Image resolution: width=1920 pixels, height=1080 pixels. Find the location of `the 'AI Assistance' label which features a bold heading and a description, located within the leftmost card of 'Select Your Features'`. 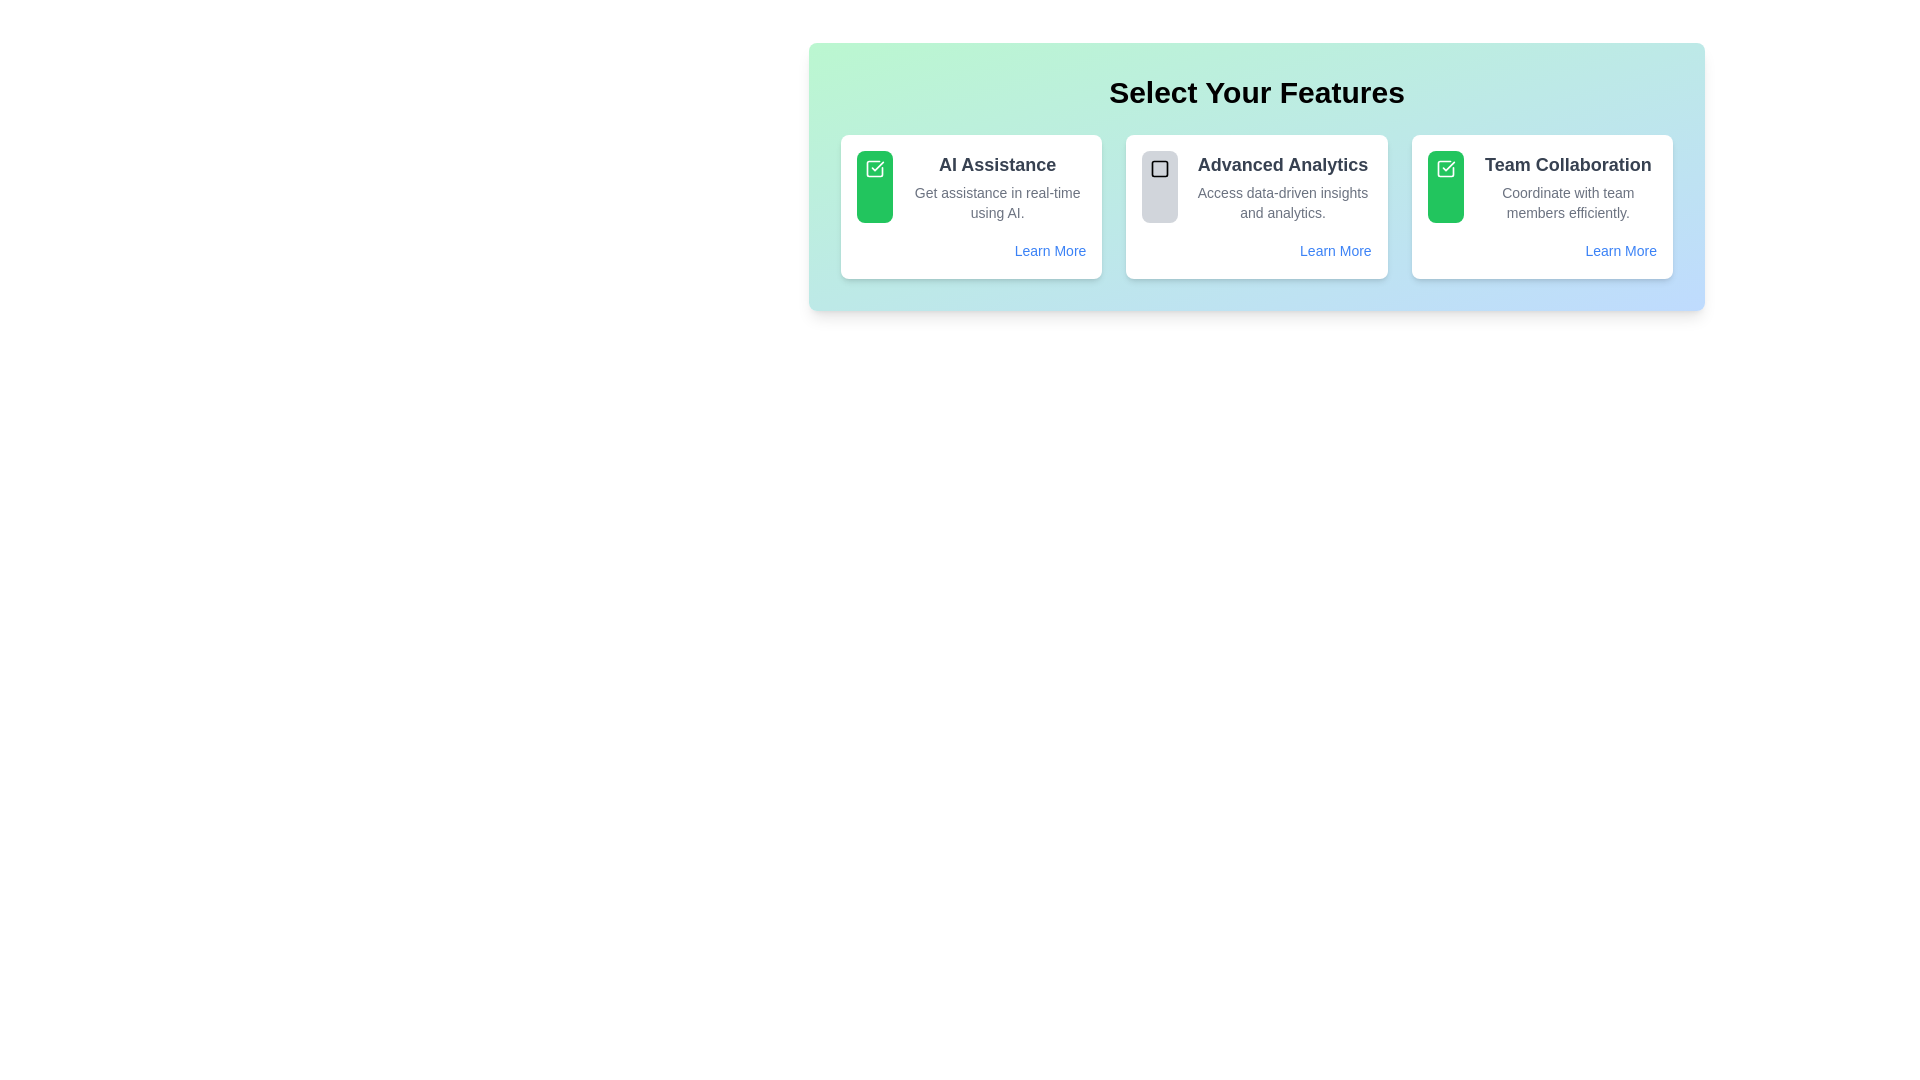

the 'AI Assistance' label which features a bold heading and a description, located within the leftmost card of 'Select Your Features' is located at coordinates (997, 186).